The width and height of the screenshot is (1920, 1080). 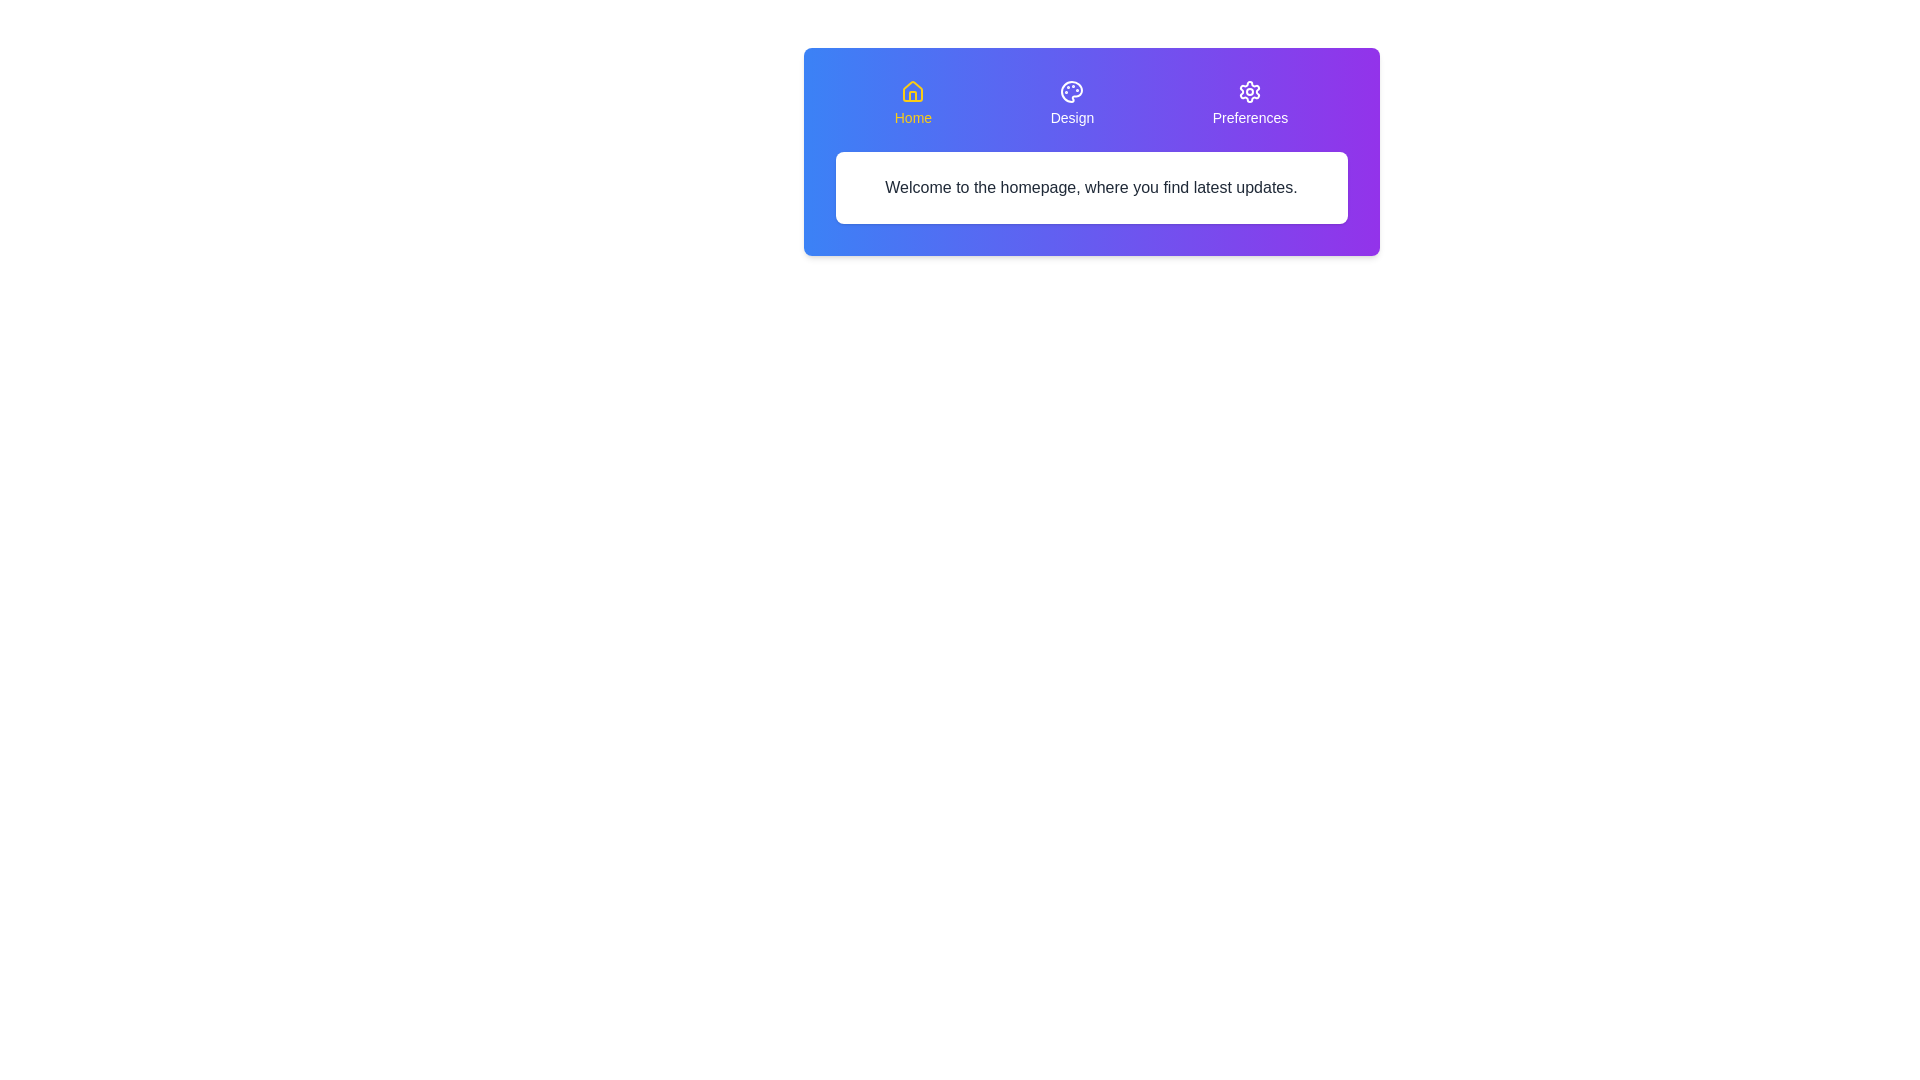 What do you see at coordinates (912, 104) in the screenshot?
I see `the tab labeled Home to observe its hover effect` at bounding box center [912, 104].